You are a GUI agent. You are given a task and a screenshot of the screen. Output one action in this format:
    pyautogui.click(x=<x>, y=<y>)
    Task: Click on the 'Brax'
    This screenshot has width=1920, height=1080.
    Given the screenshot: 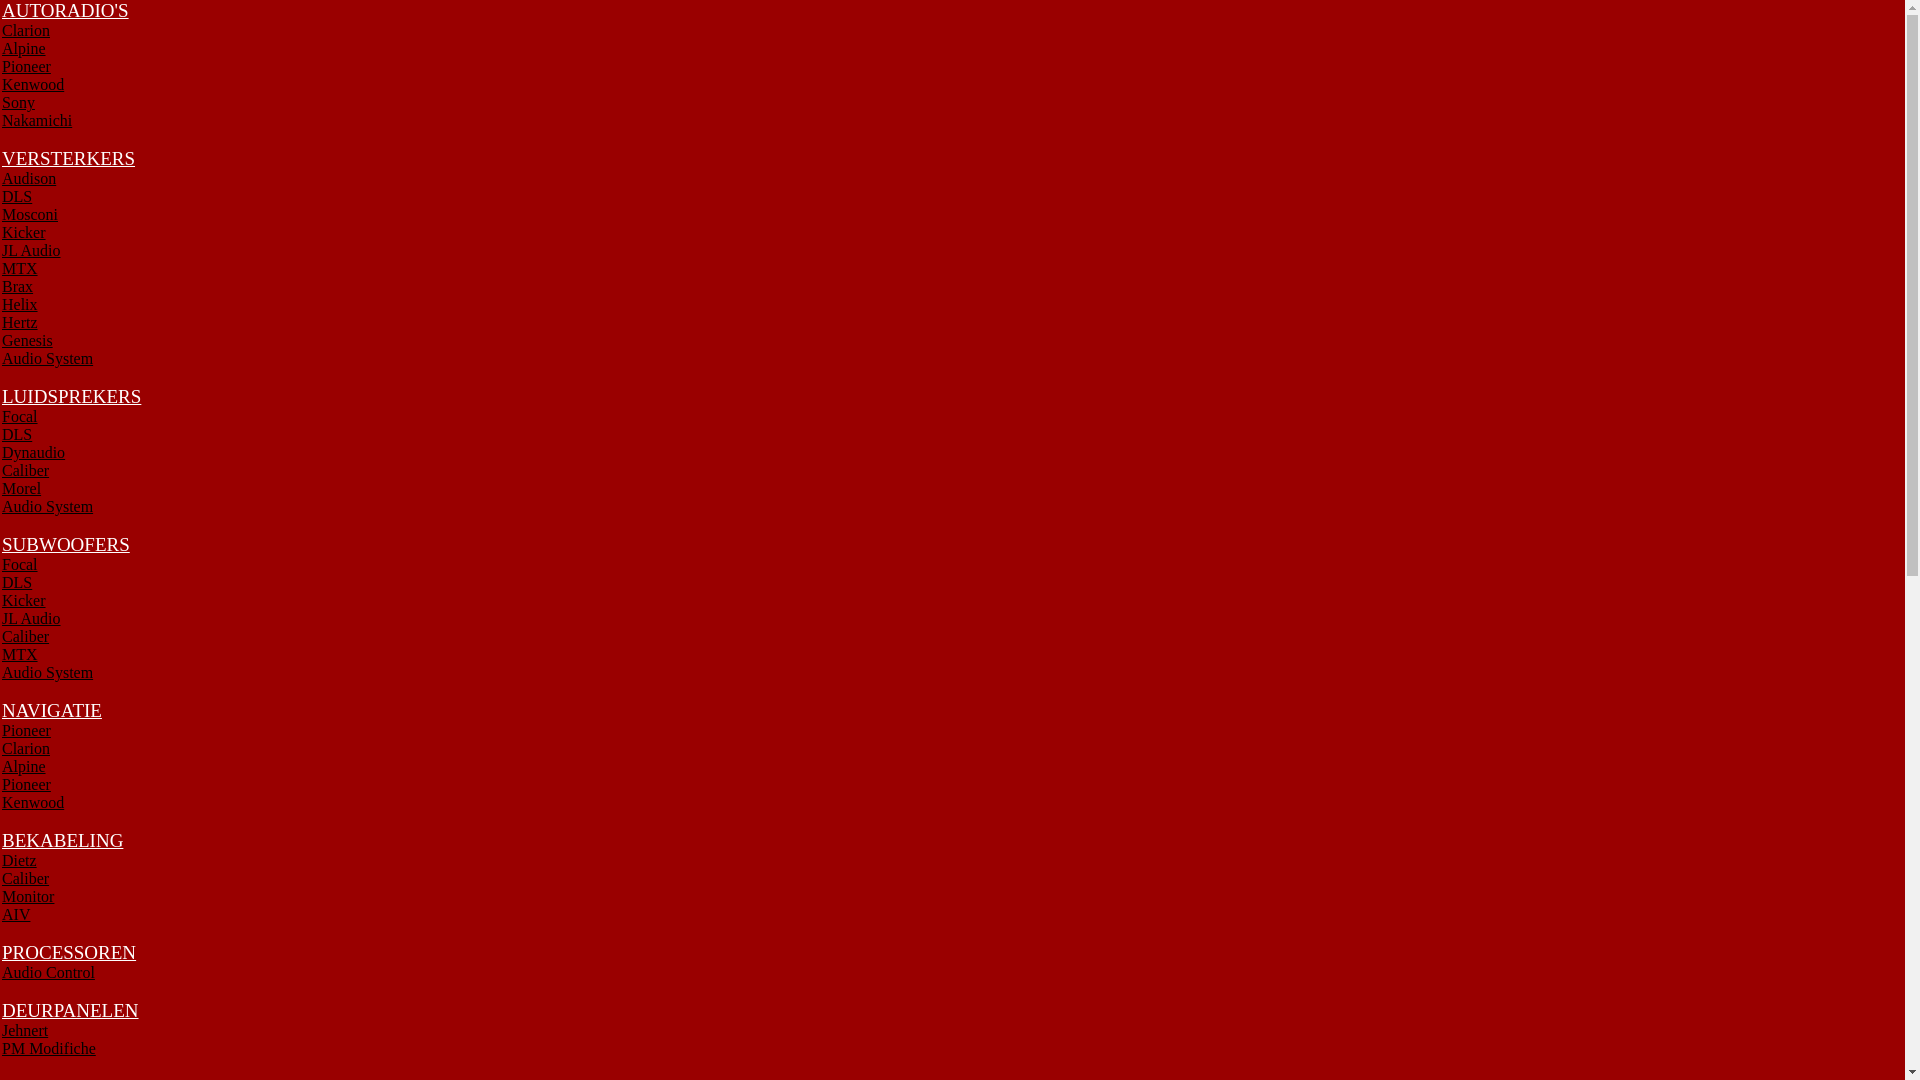 What is the action you would take?
    pyautogui.click(x=17, y=286)
    